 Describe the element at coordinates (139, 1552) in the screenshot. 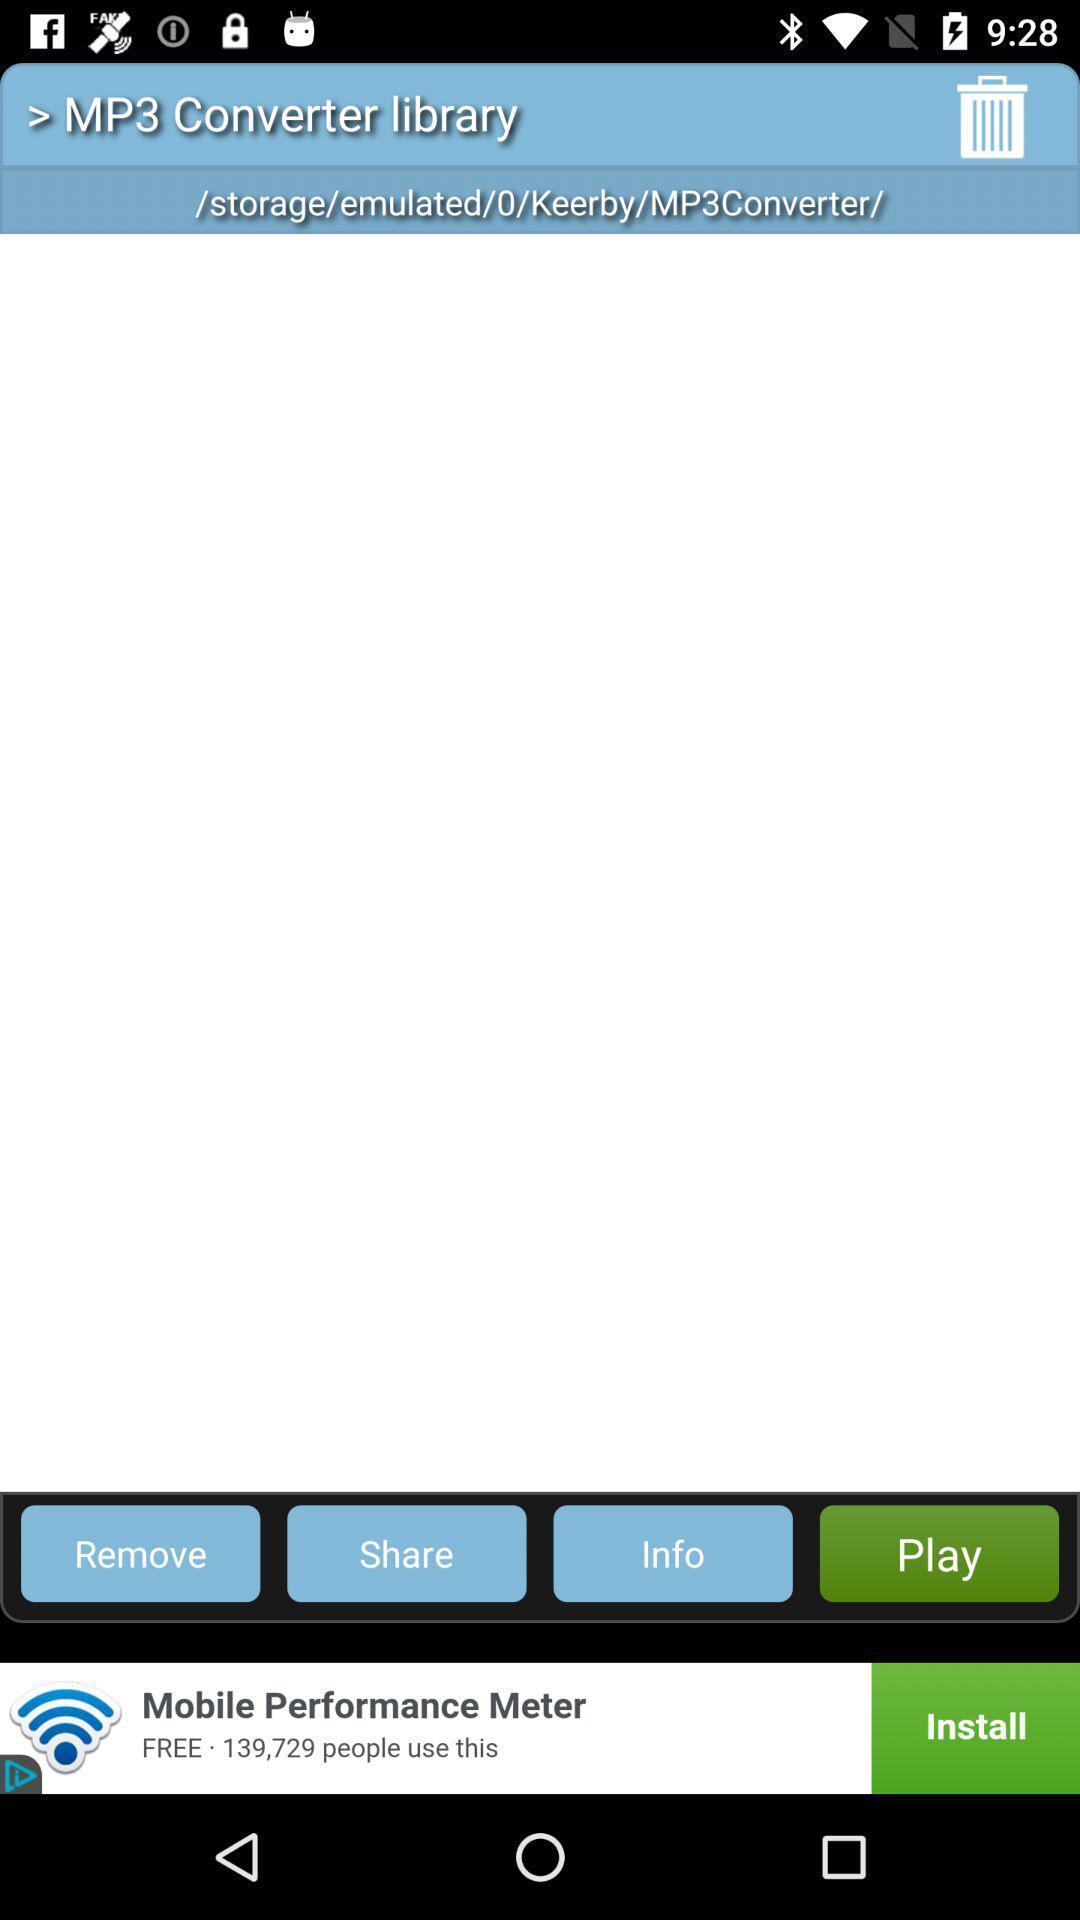

I see `remove item` at that location.